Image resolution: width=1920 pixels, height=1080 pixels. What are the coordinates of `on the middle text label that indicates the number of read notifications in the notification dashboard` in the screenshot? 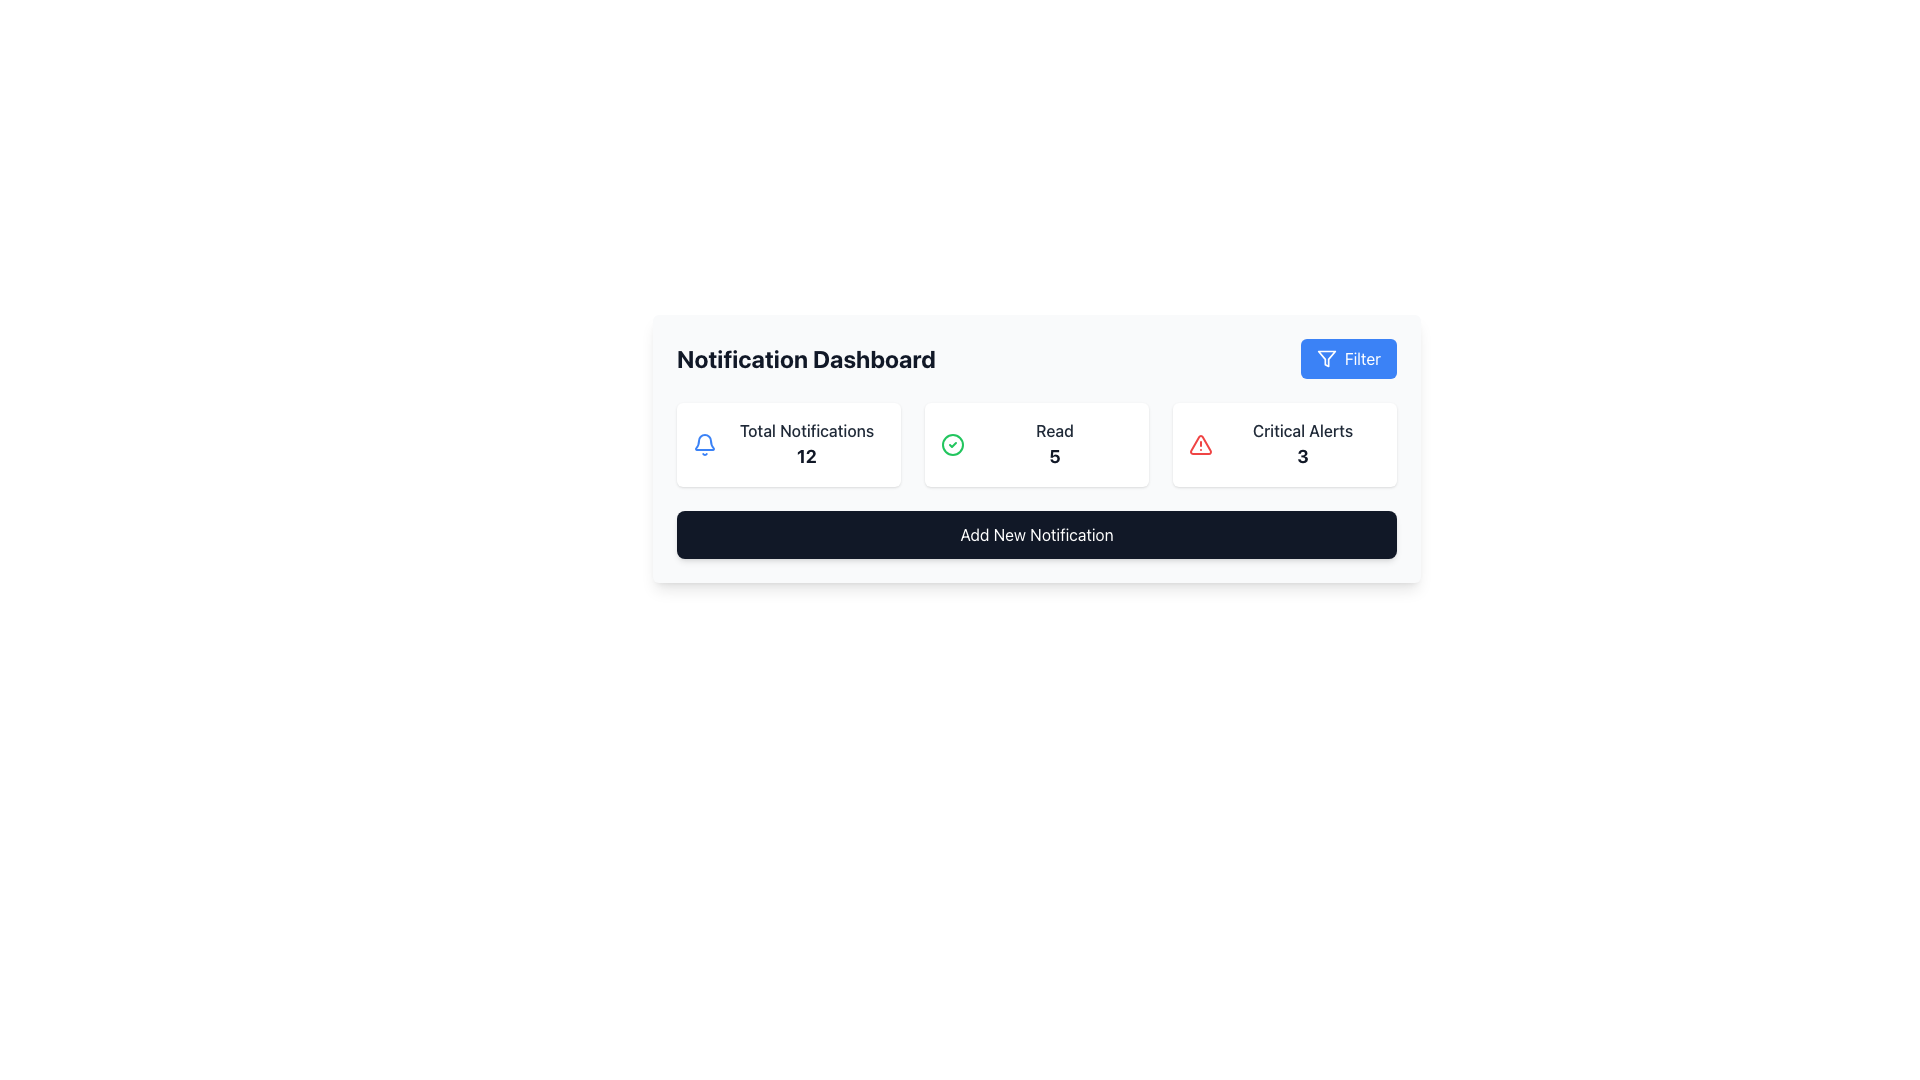 It's located at (1054, 443).